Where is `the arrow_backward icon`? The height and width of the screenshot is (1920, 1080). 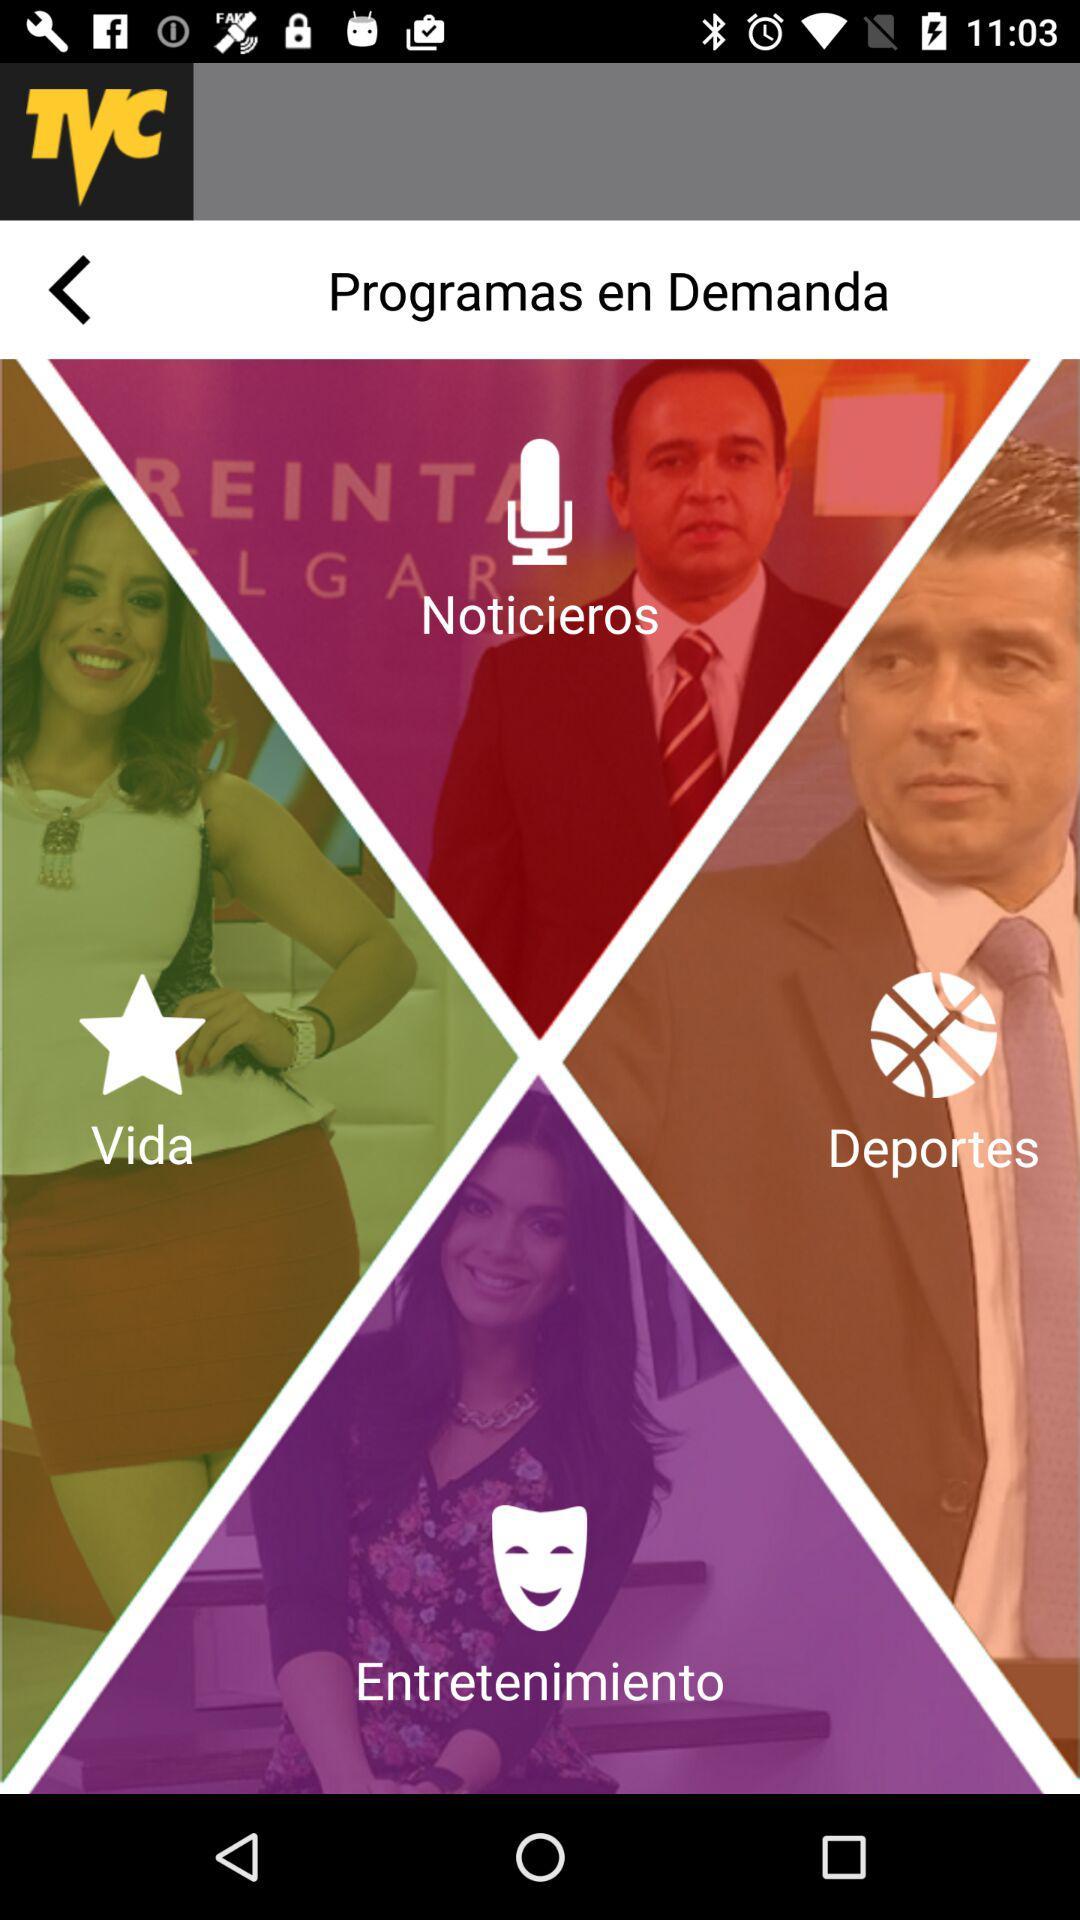 the arrow_backward icon is located at coordinates (68, 288).